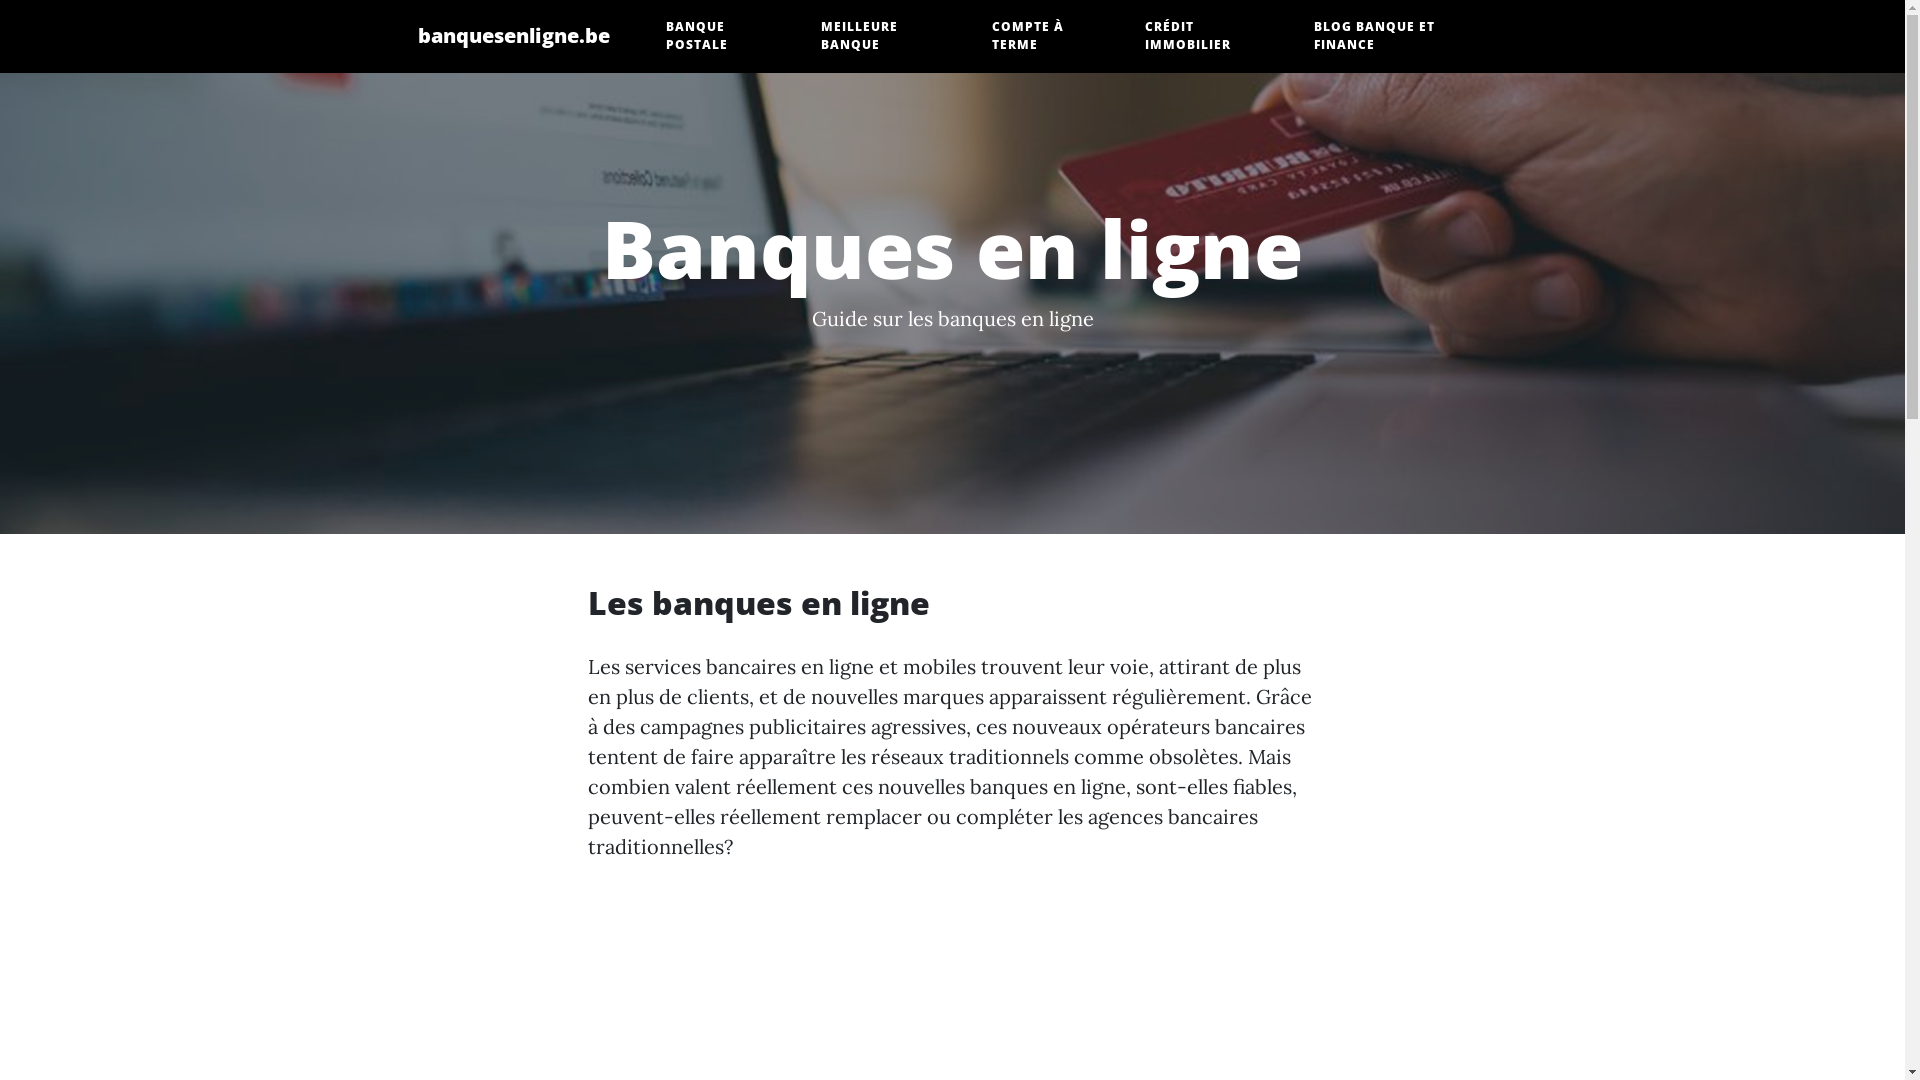 The image size is (1920, 1080). I want to click on 'MEILLEURE BANQUE', so click(885, 35).